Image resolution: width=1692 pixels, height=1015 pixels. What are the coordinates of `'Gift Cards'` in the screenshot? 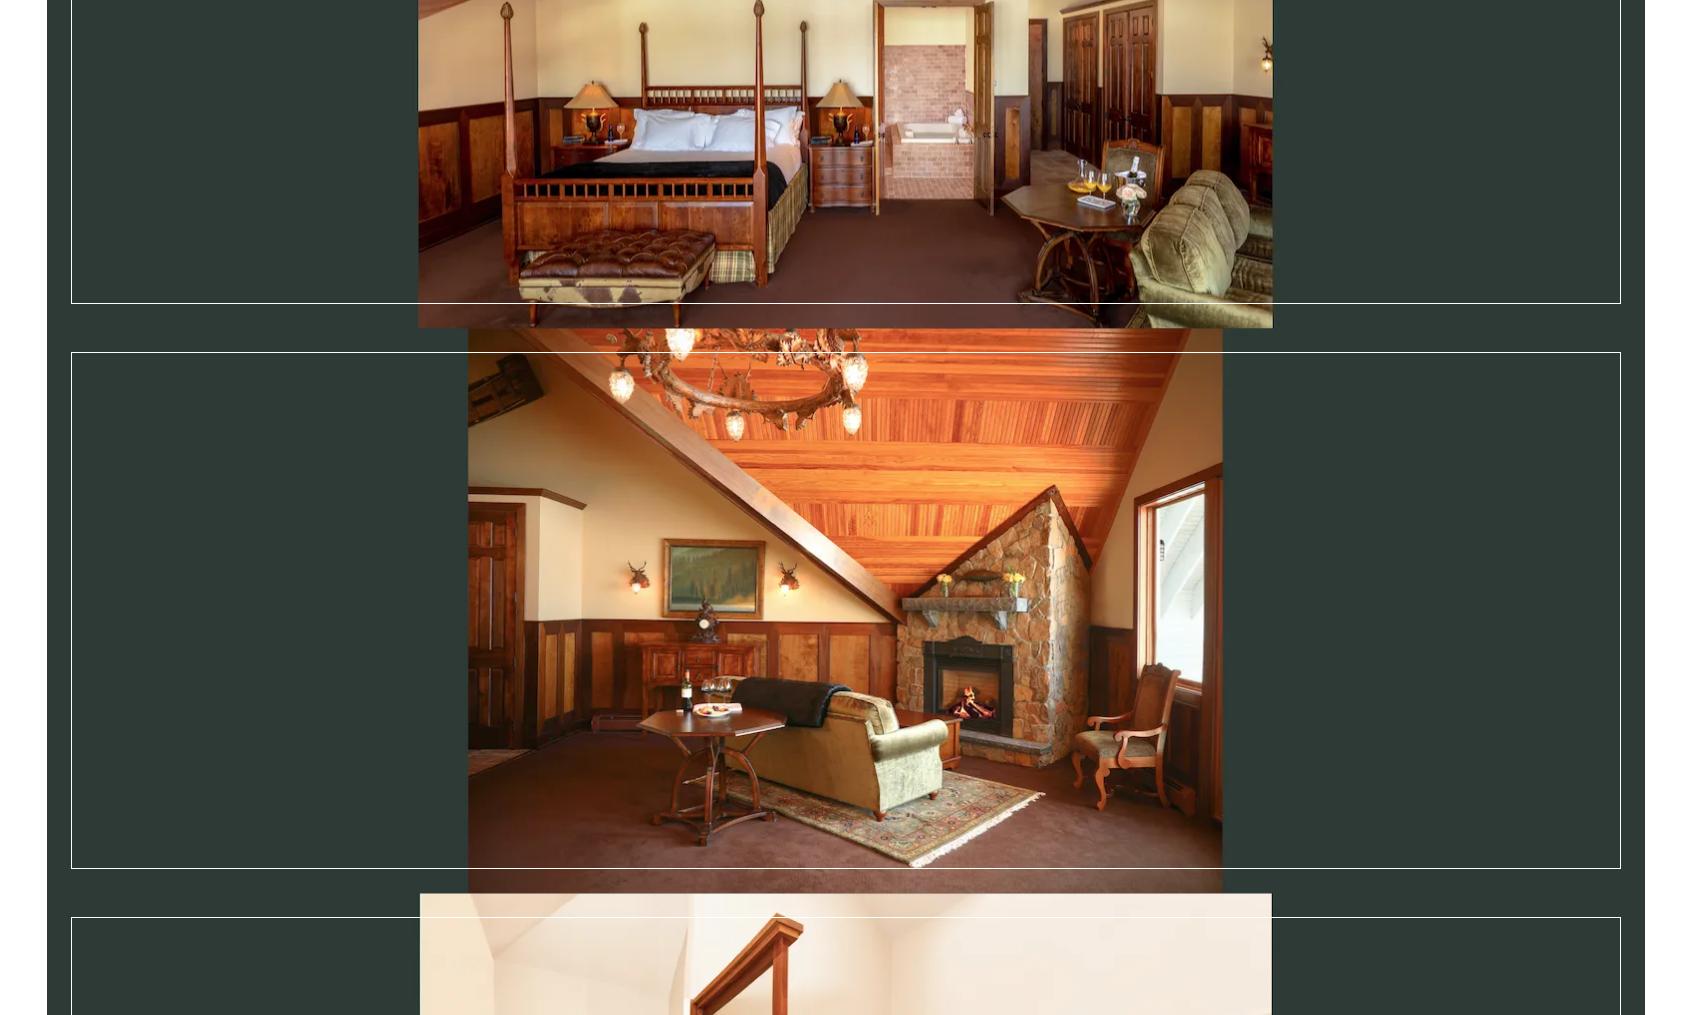 It's located at (552, 946).